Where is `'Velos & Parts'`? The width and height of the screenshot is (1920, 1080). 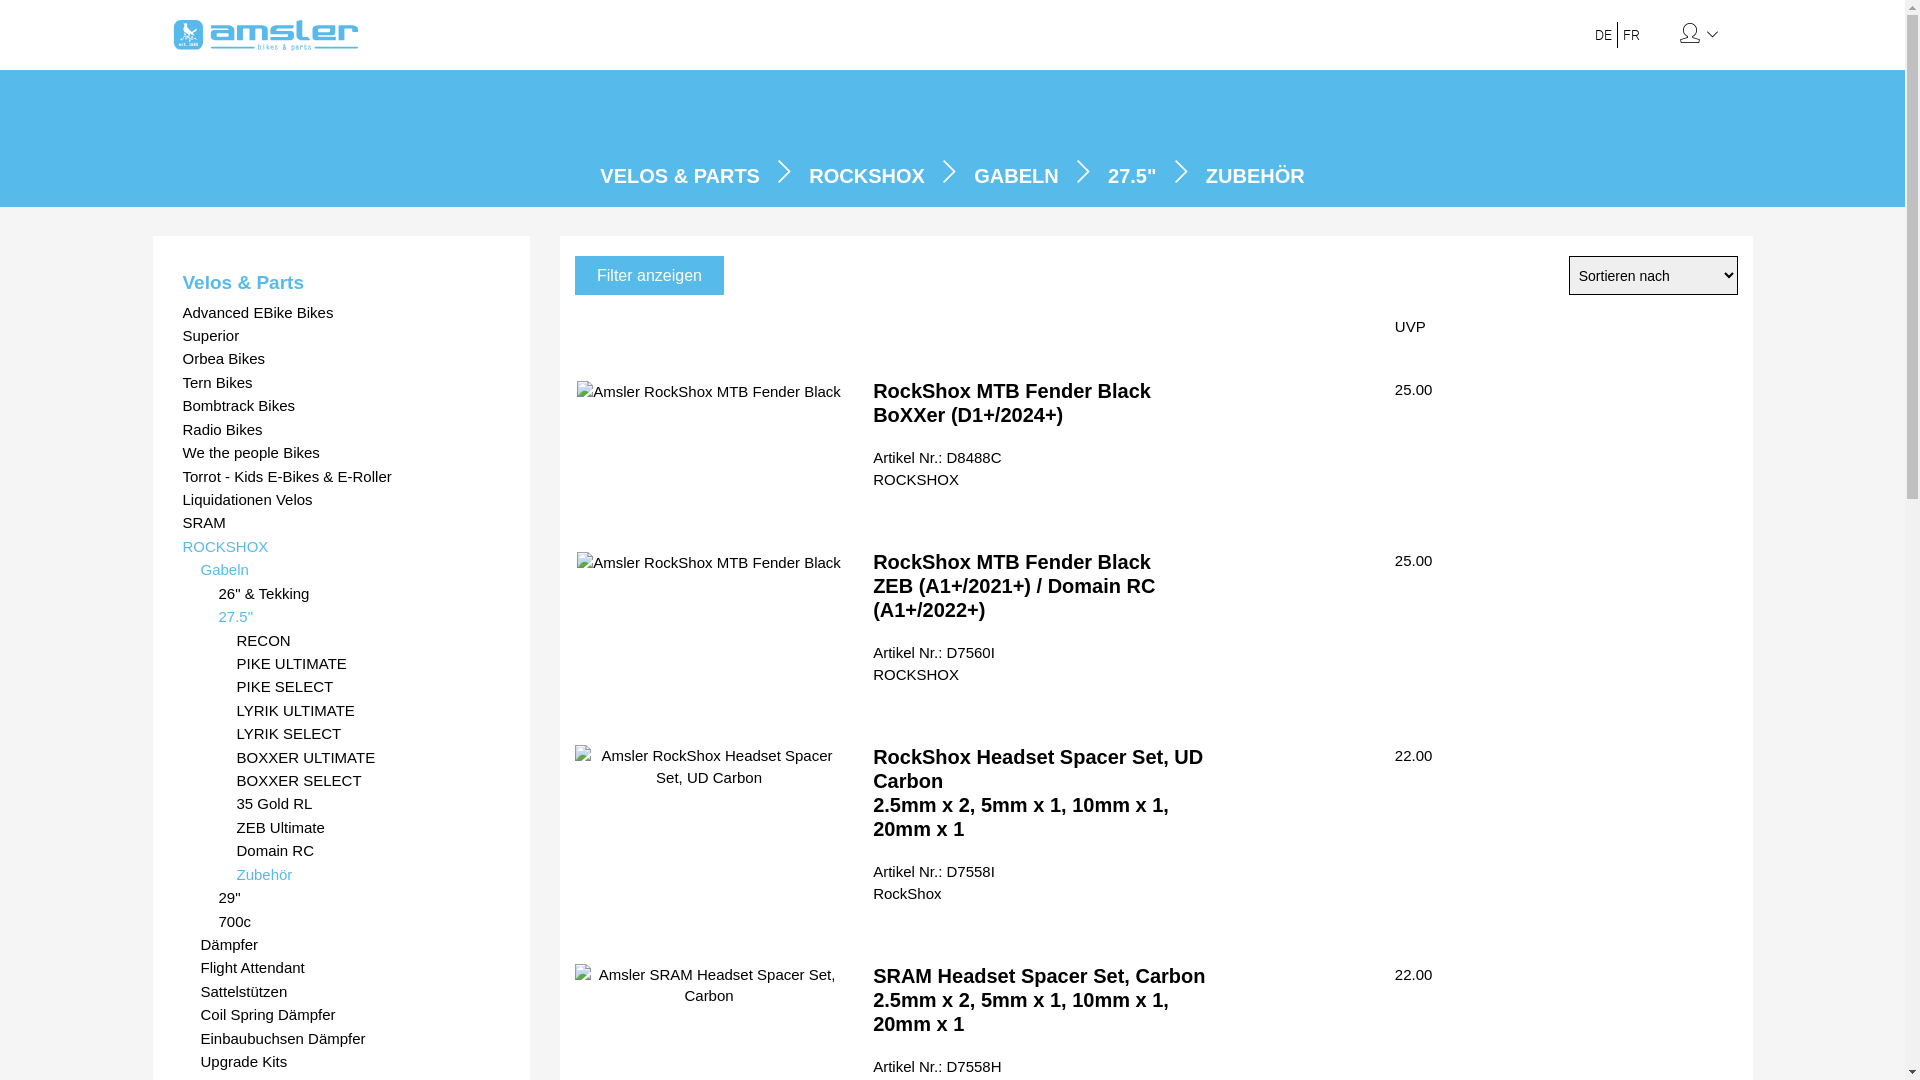 'Velos & Parts' is located at coordinates (340, 282).